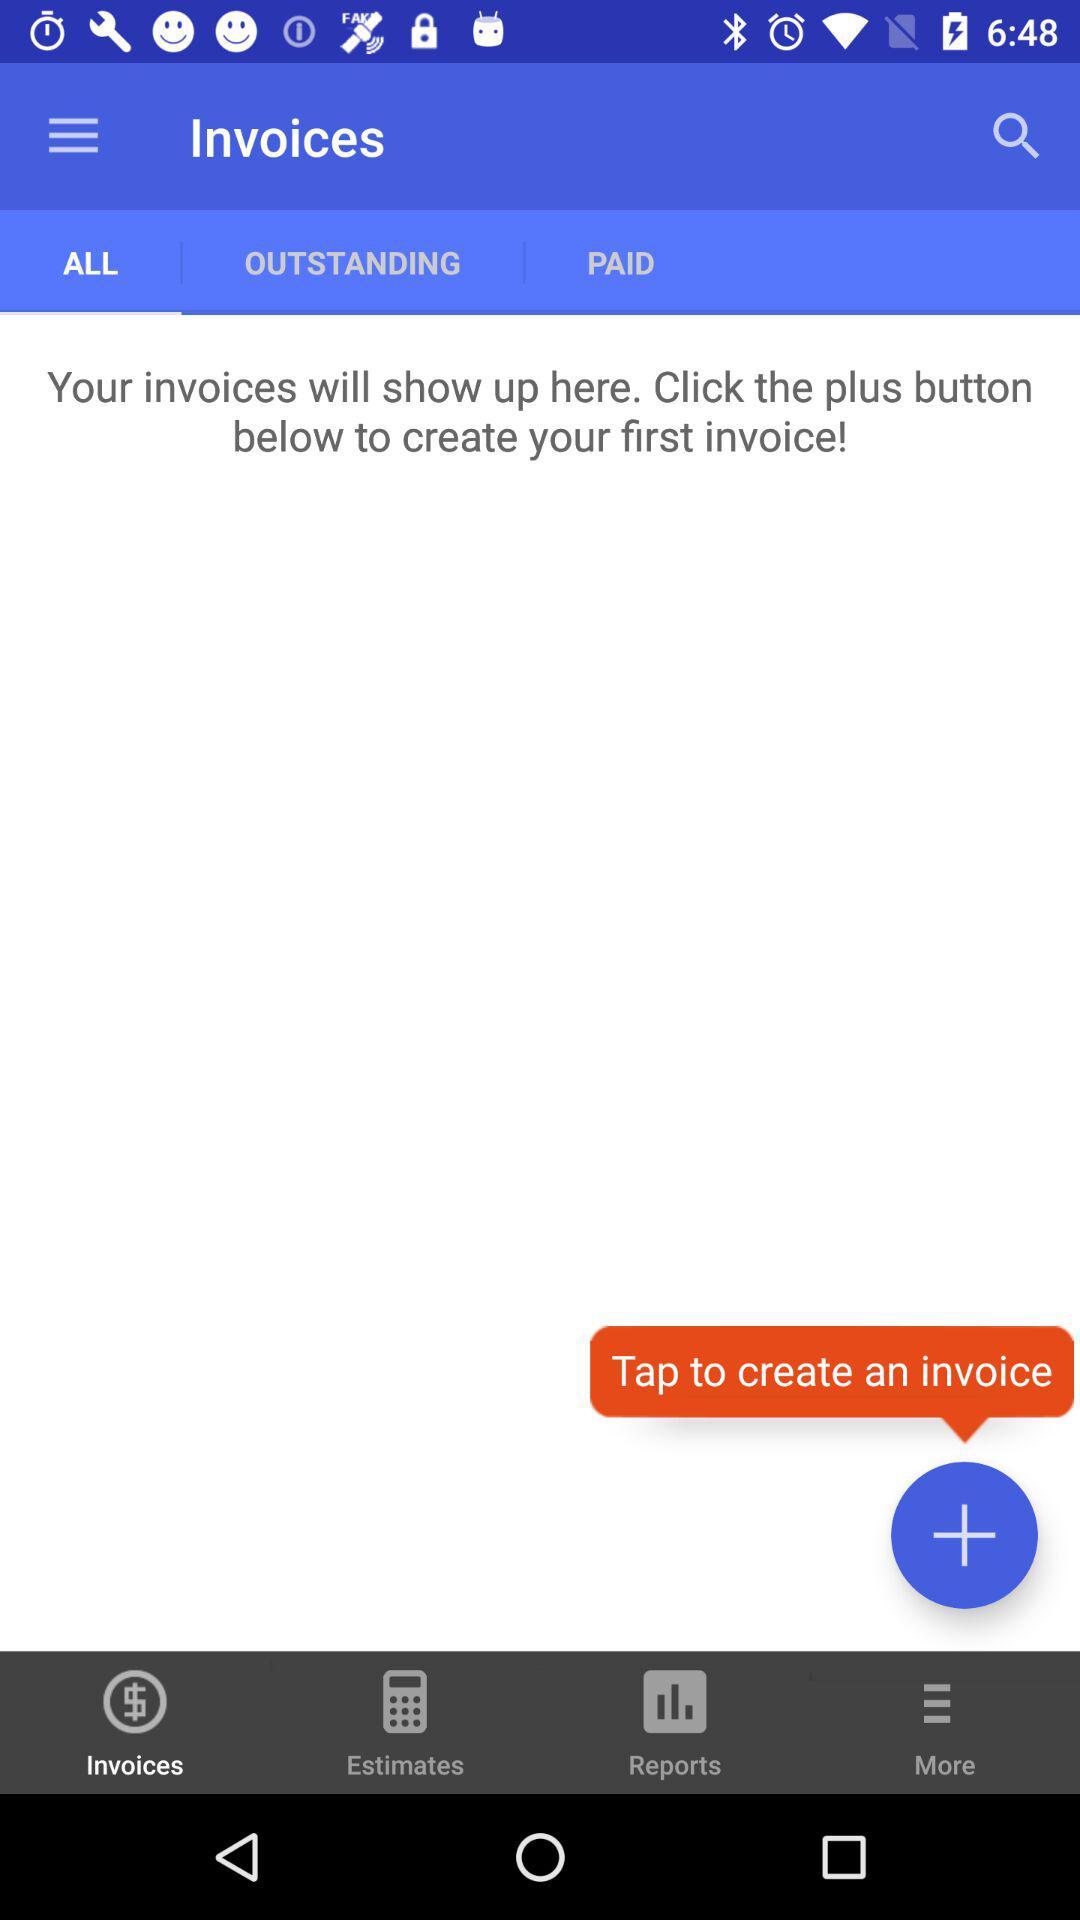 This screenshot has height=1920, width=1080. I want to click on the app next to the paid, so click(1017, 135).